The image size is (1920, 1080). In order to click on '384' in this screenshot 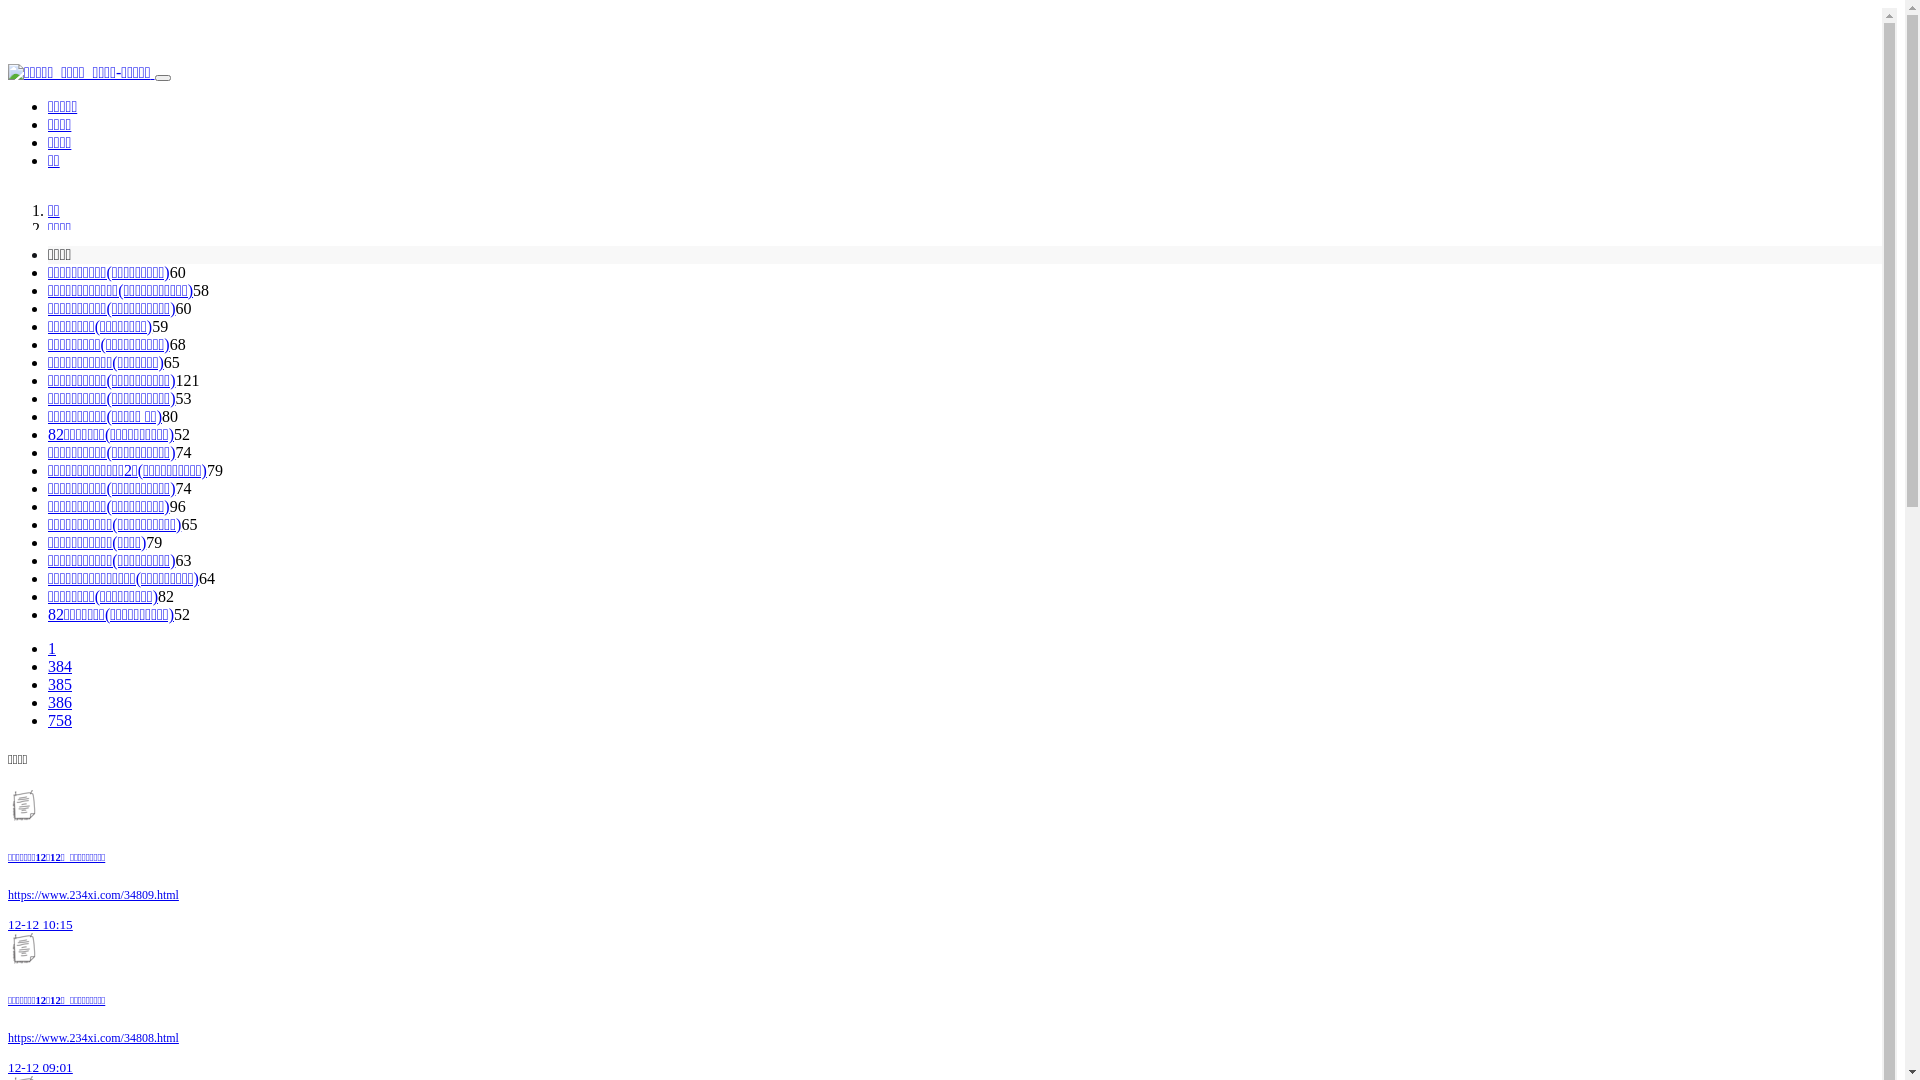, I will do `click(59, 666)`.